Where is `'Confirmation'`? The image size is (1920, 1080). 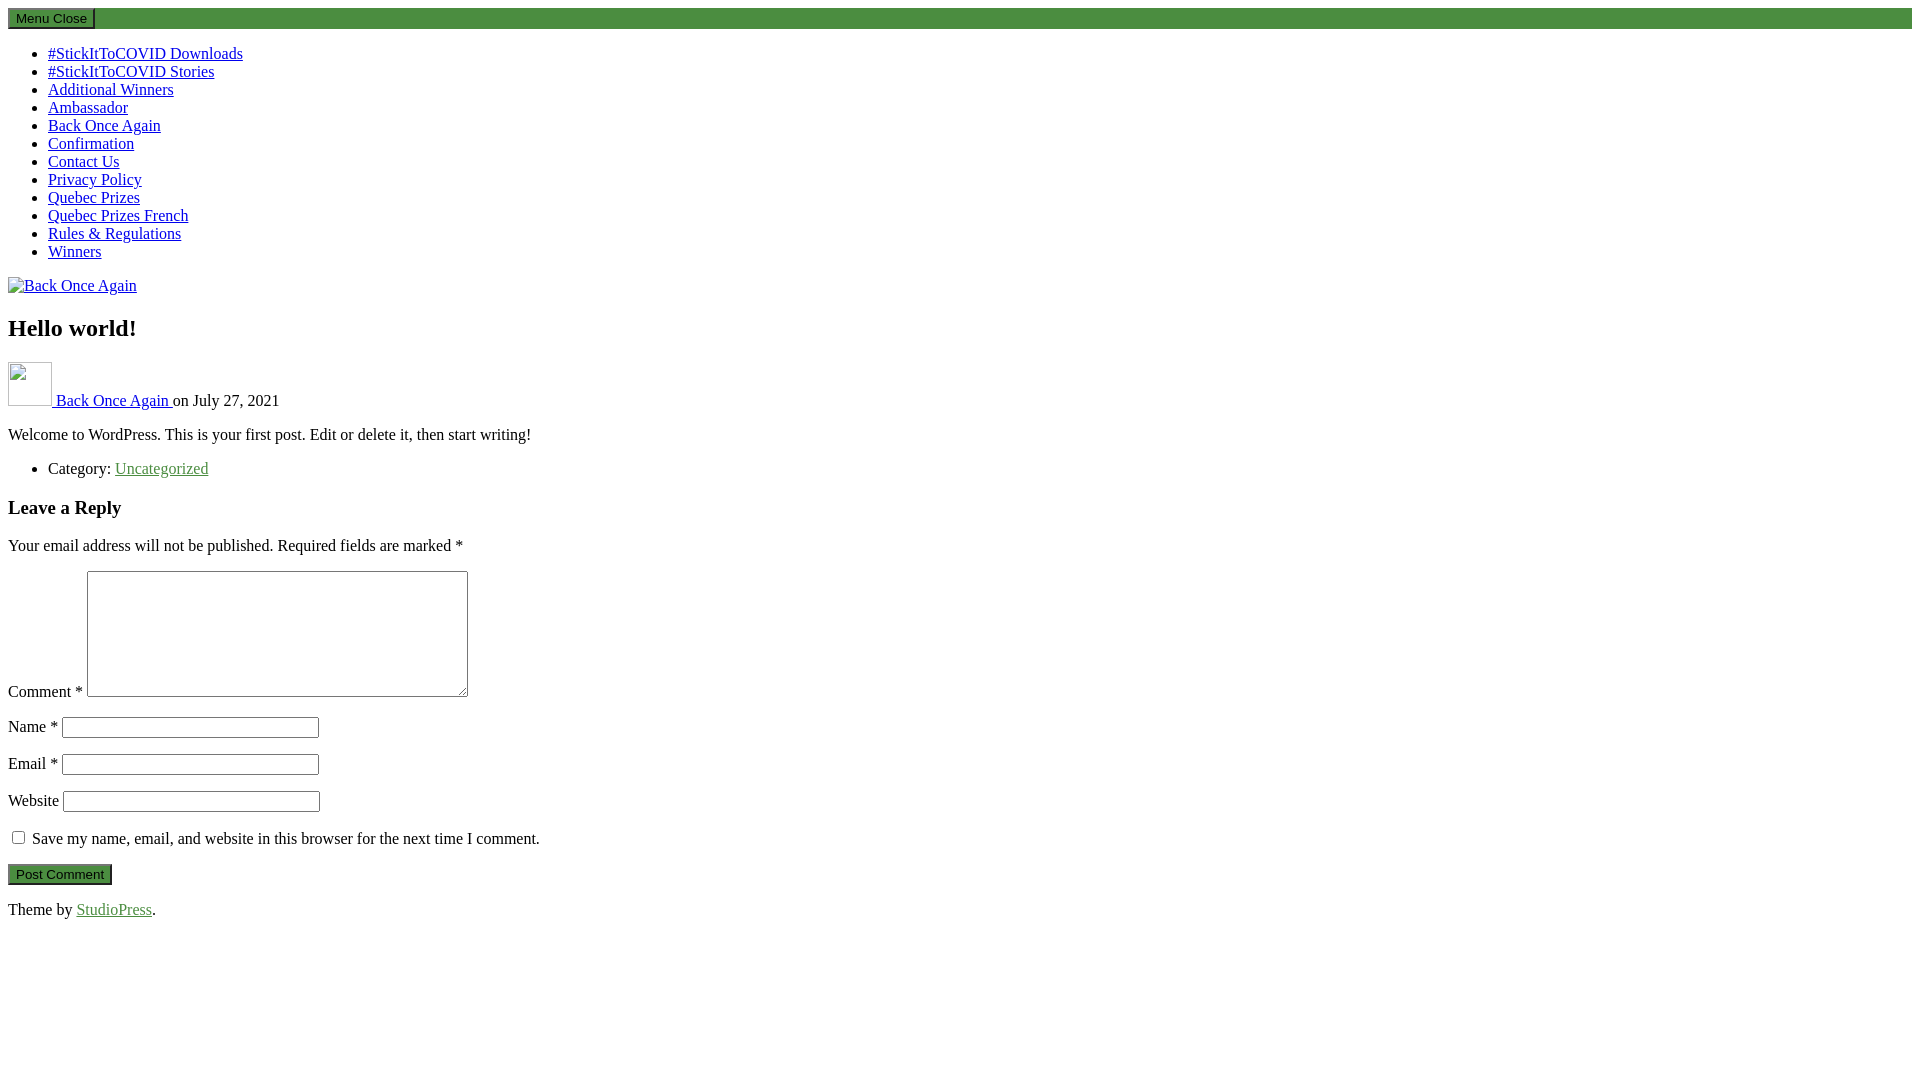 'Confirmation' is located at coordinates (48, 142).